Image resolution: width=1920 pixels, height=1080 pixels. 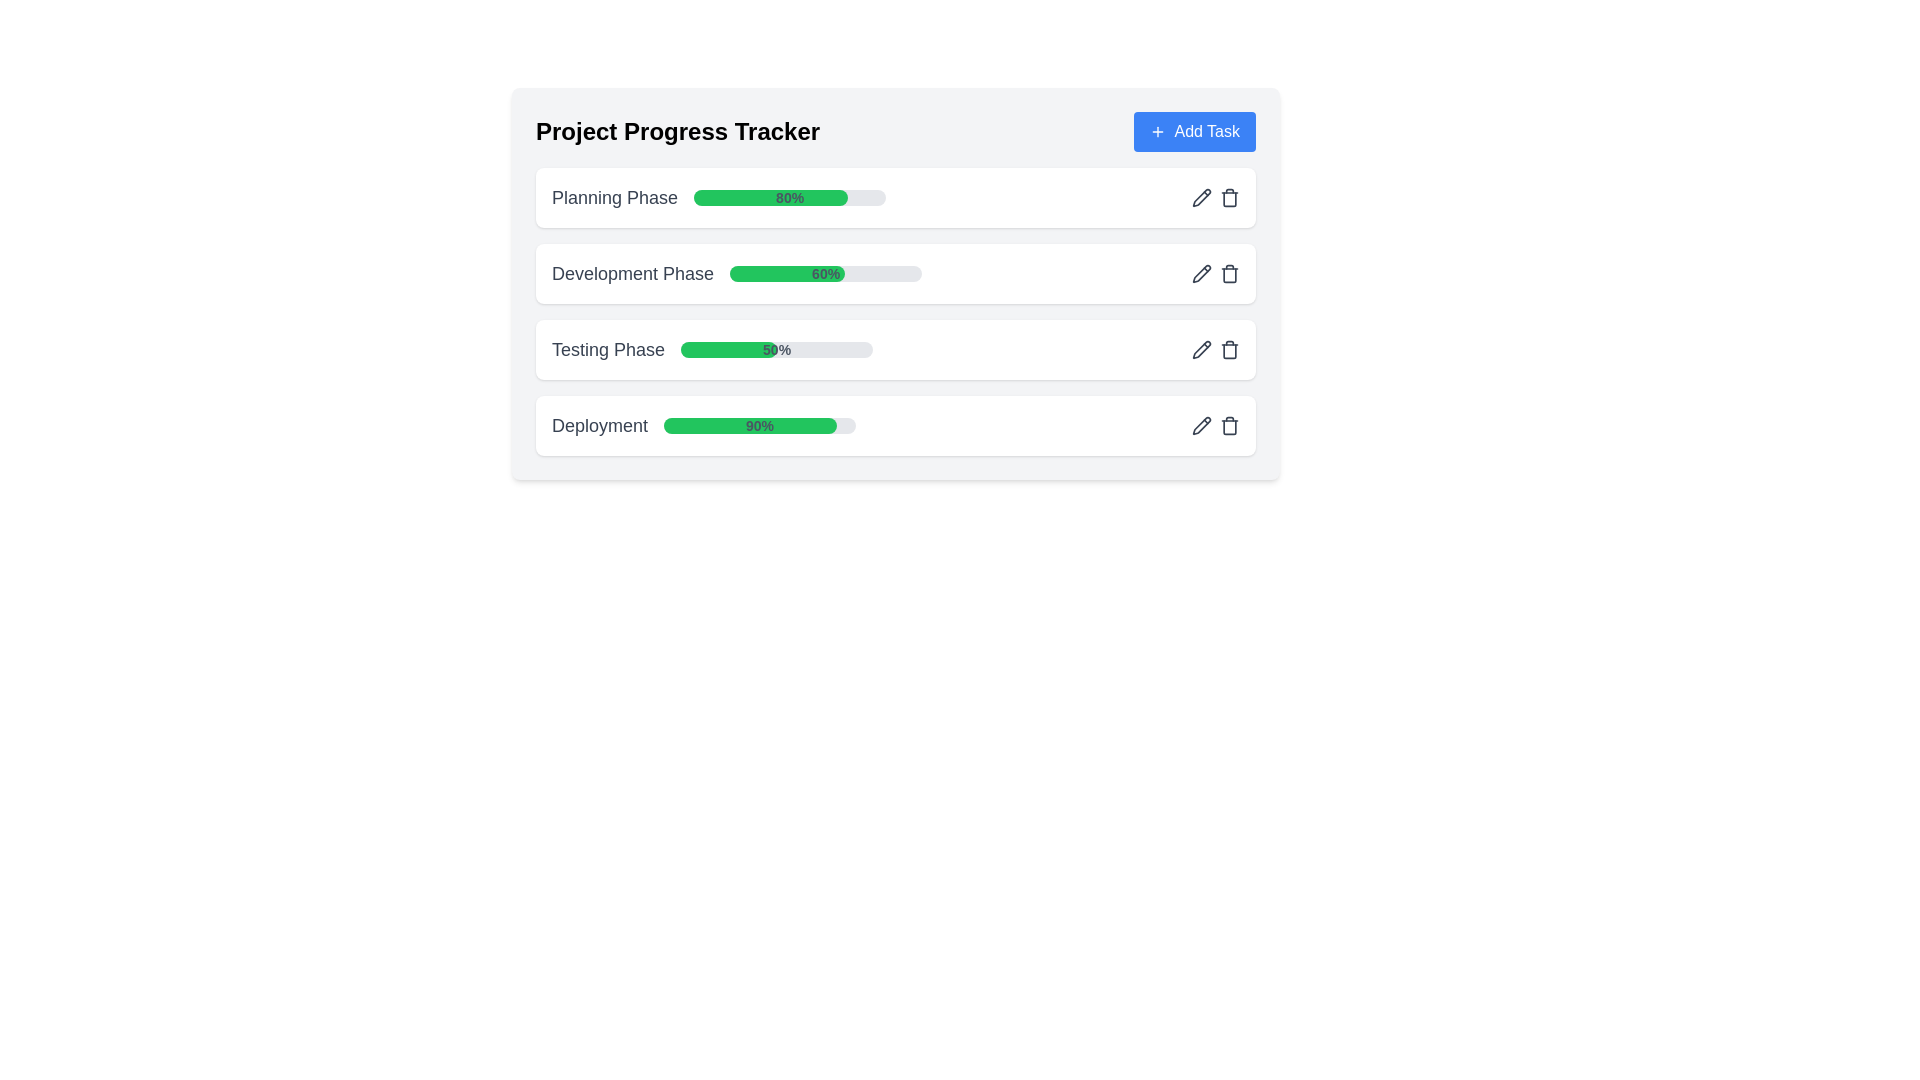 What do you see at coordinates (826, 273) in the screenshot?
I see `the progress bar indicating 60% completion` at bounding box center [826, 273].